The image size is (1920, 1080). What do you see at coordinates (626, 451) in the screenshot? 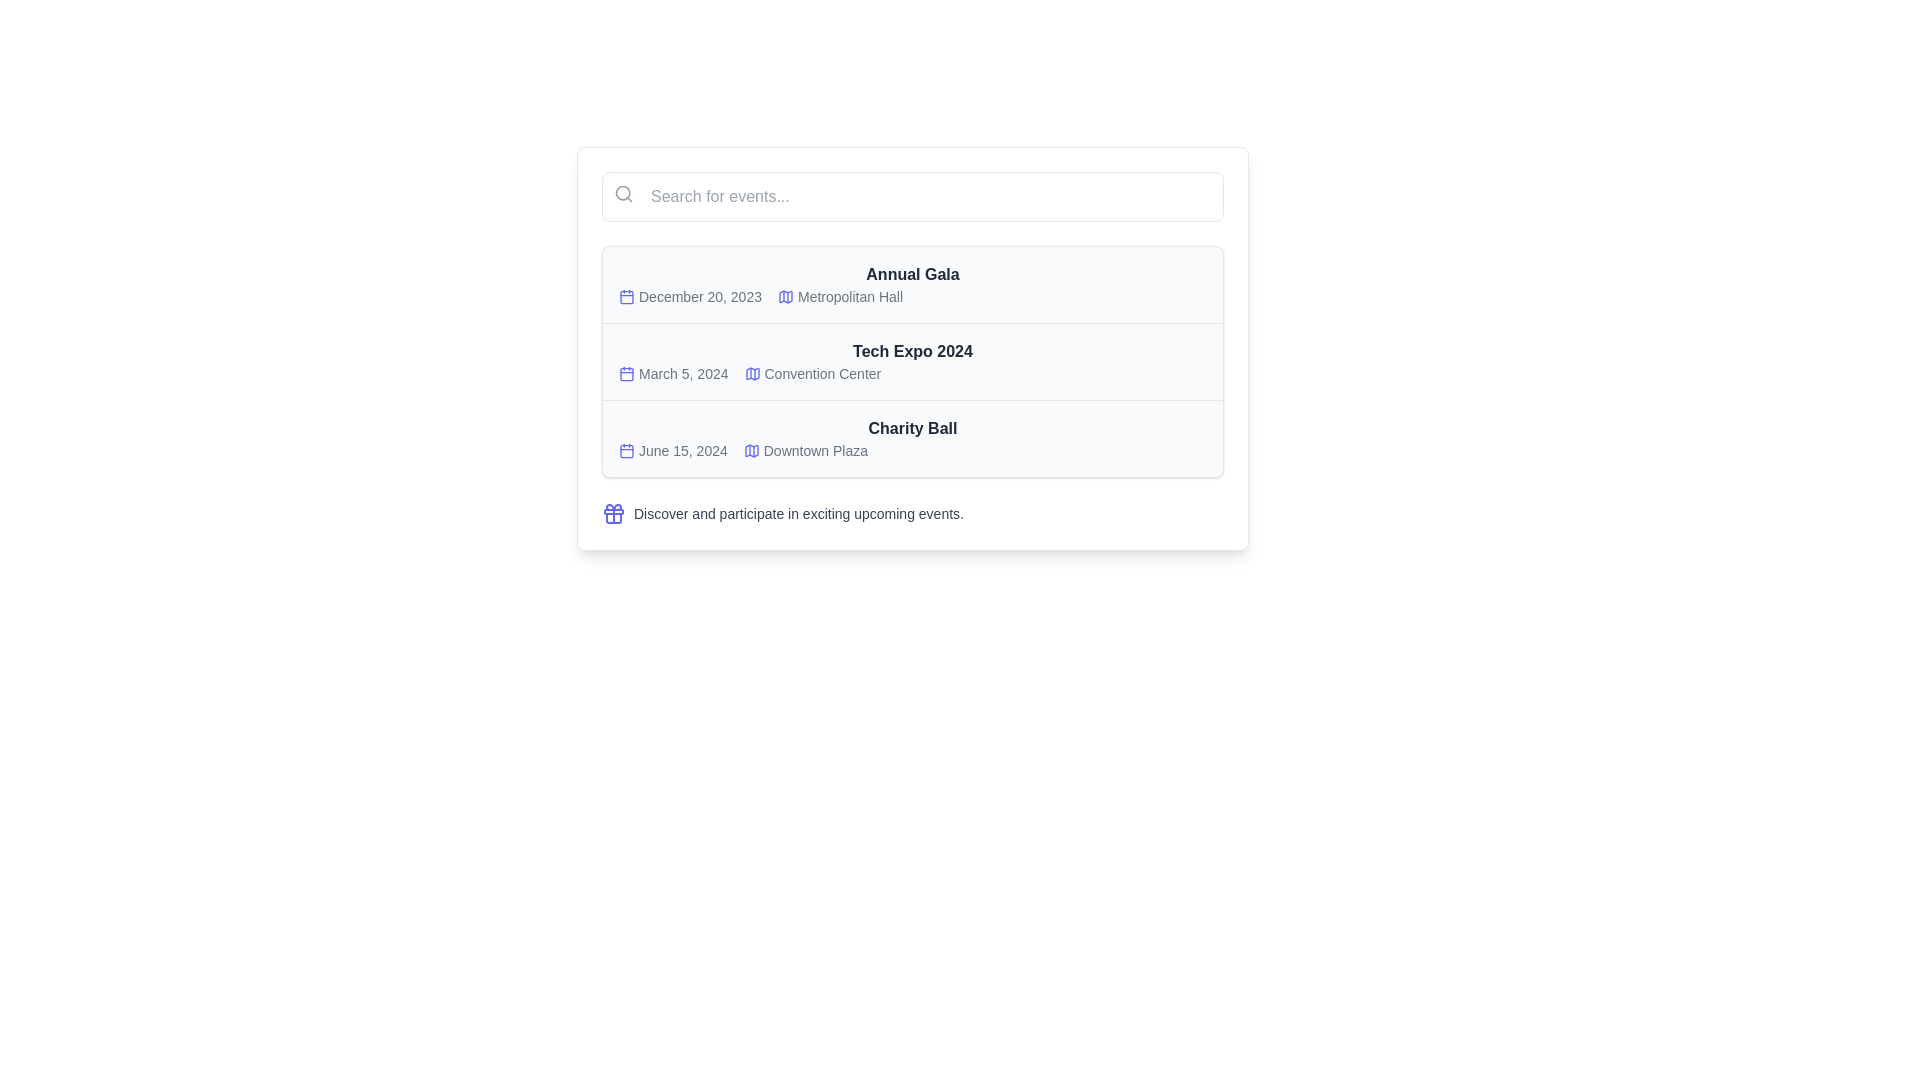
I see `the calendar icon indicating the date 'June 15, 2024' for the event 'Charity Ball', which is located at the beginning of the text in the third row of the event list` at bounding box center [626, 451].